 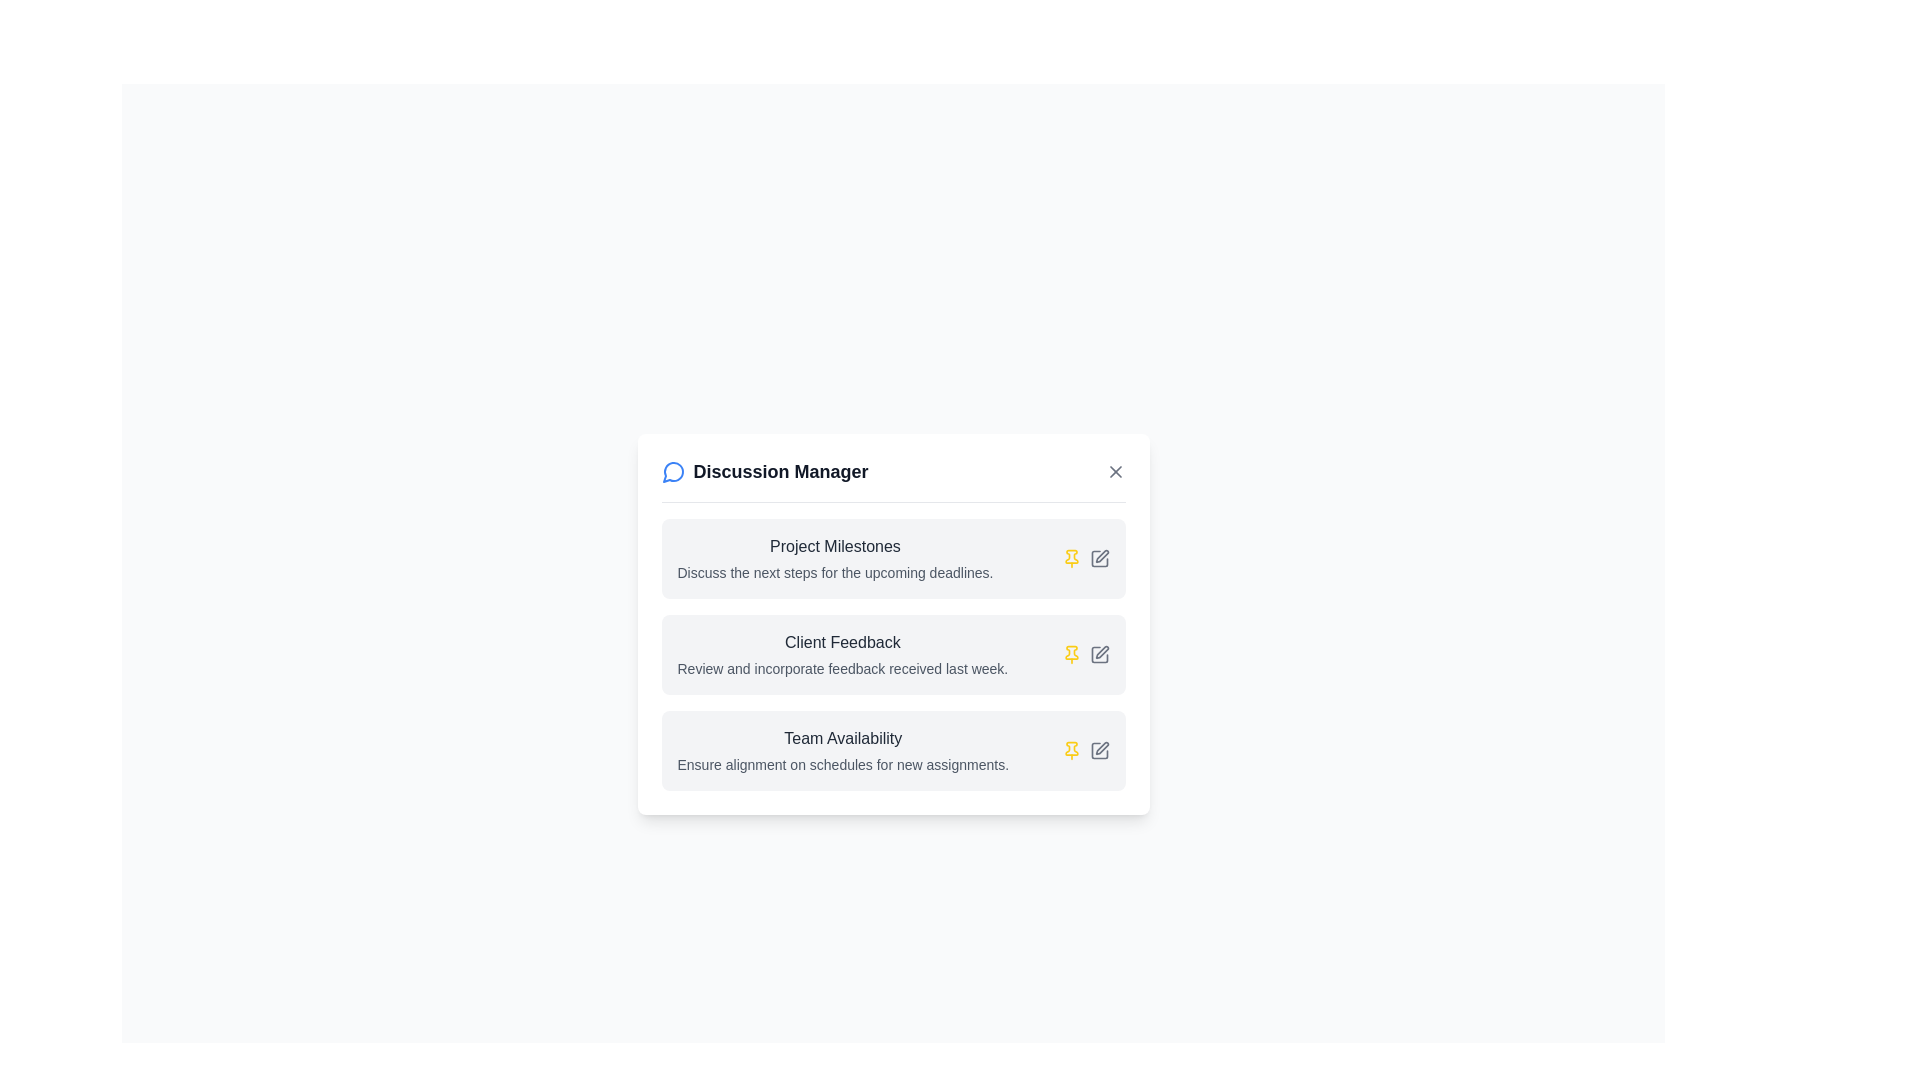 I want to click on the clickable icon in the bottom-right corner of the 'Team Availability' discussion card, so click(x=1098, y=750).